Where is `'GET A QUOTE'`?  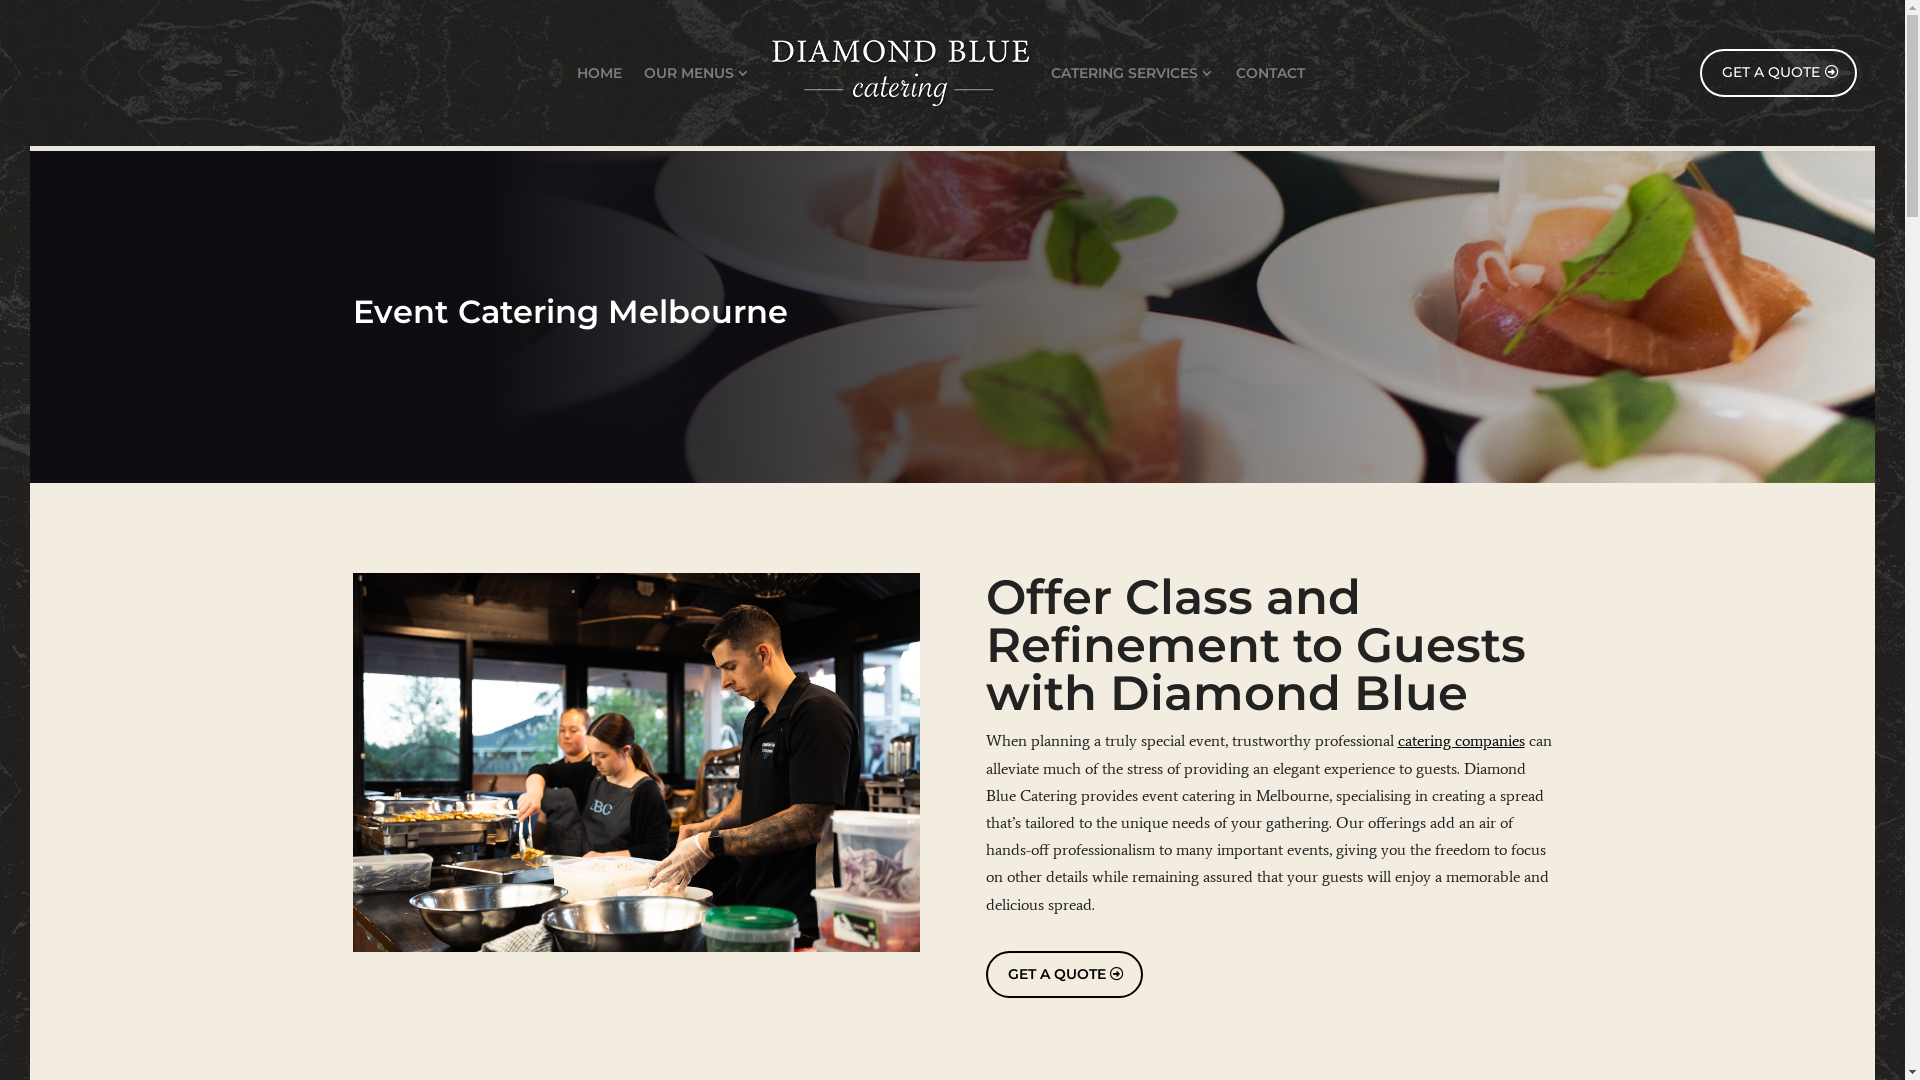 'GET A QUOTE' is located at coordinates (1778, 72).